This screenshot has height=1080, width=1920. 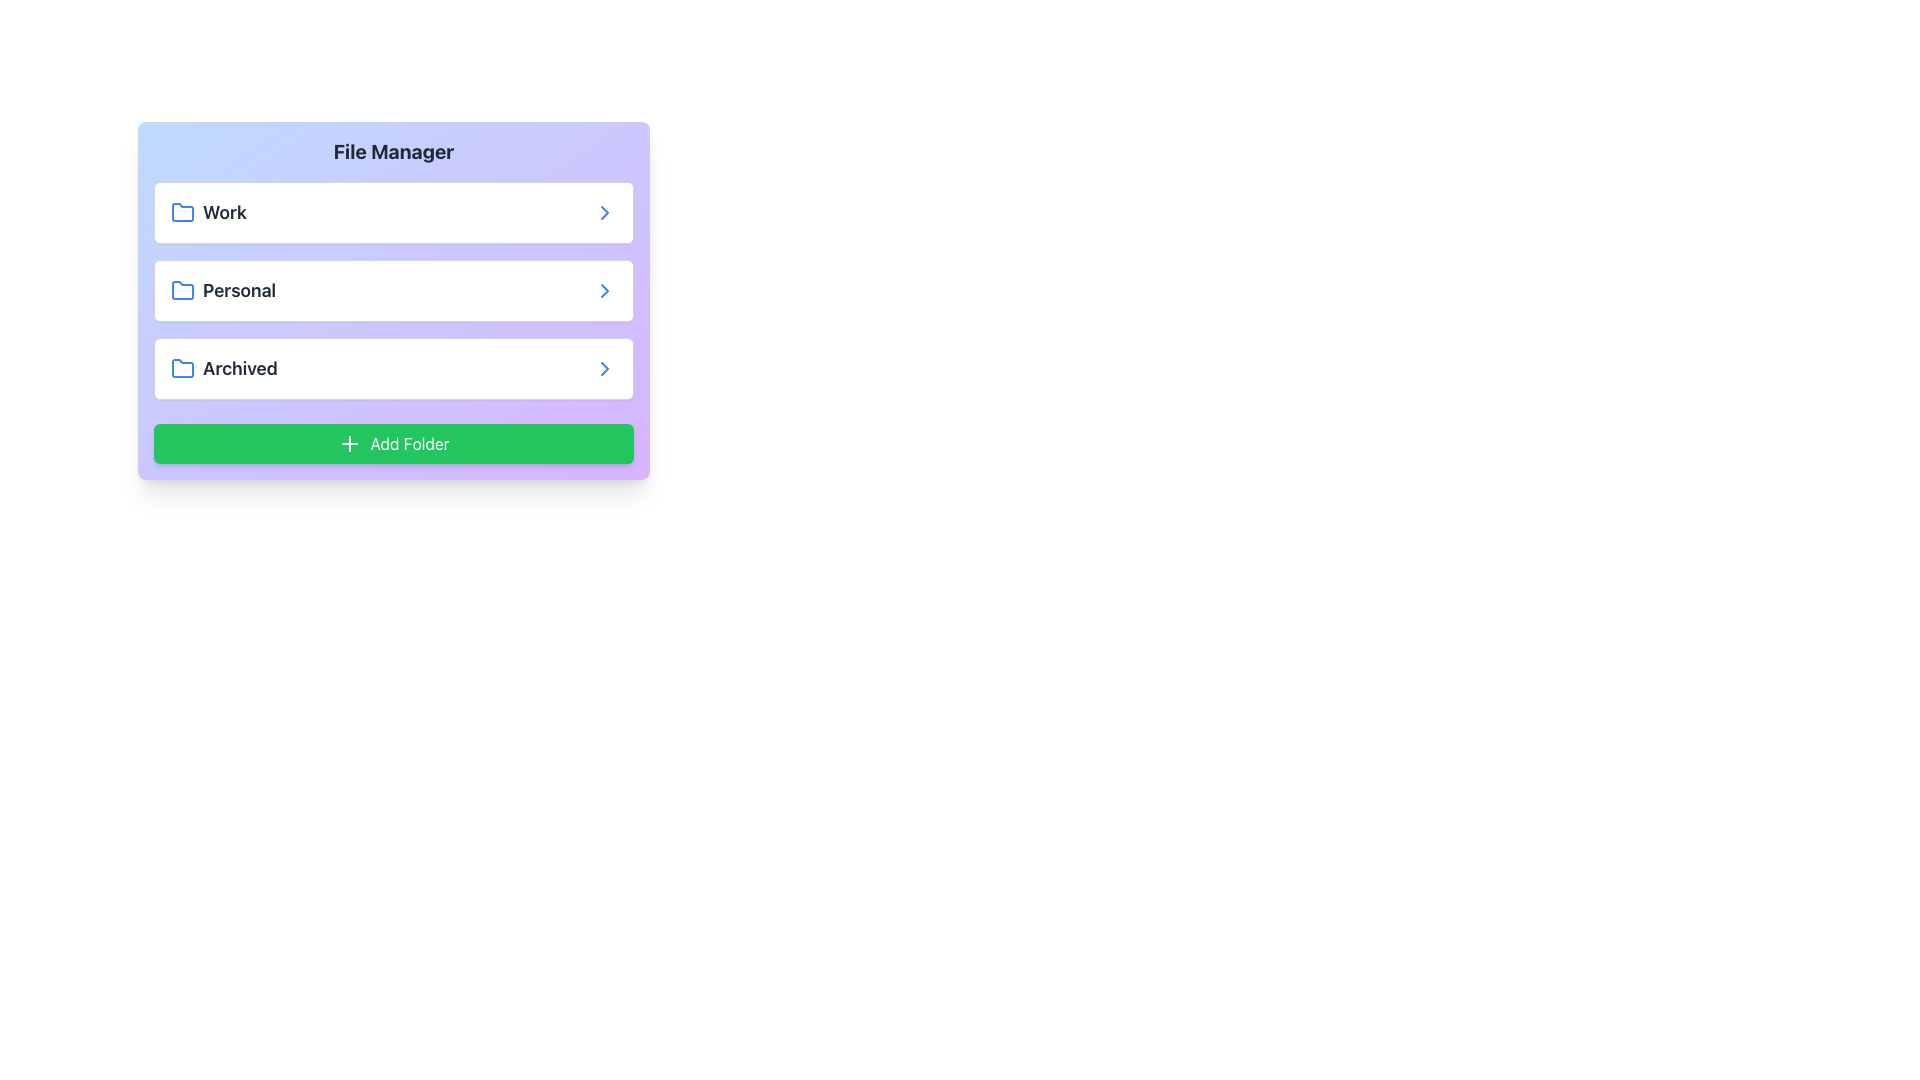 I want to click on the right-facing chevron icon indicating navigation, located to the right of the 'Work' folder label, so click(x=603, y=212).